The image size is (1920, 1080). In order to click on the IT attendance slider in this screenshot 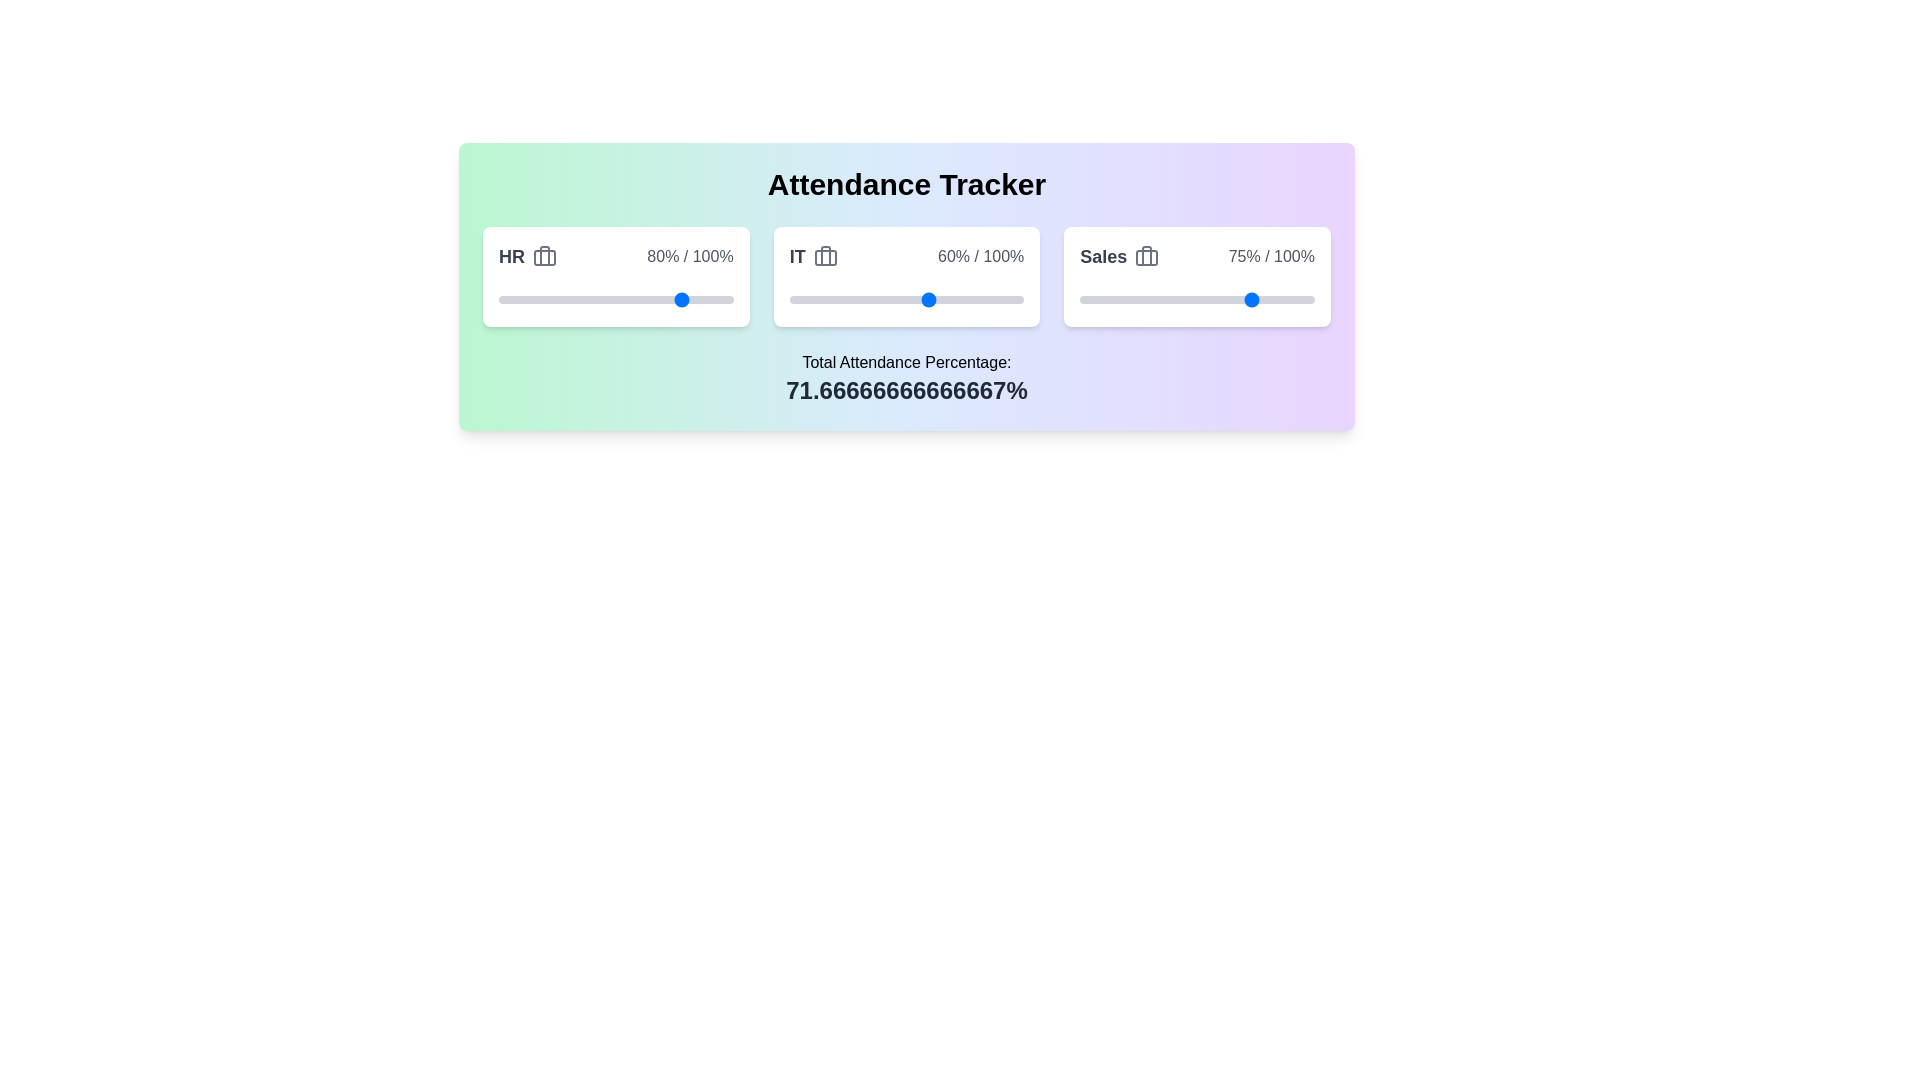, I will do `click(934, 300)`.